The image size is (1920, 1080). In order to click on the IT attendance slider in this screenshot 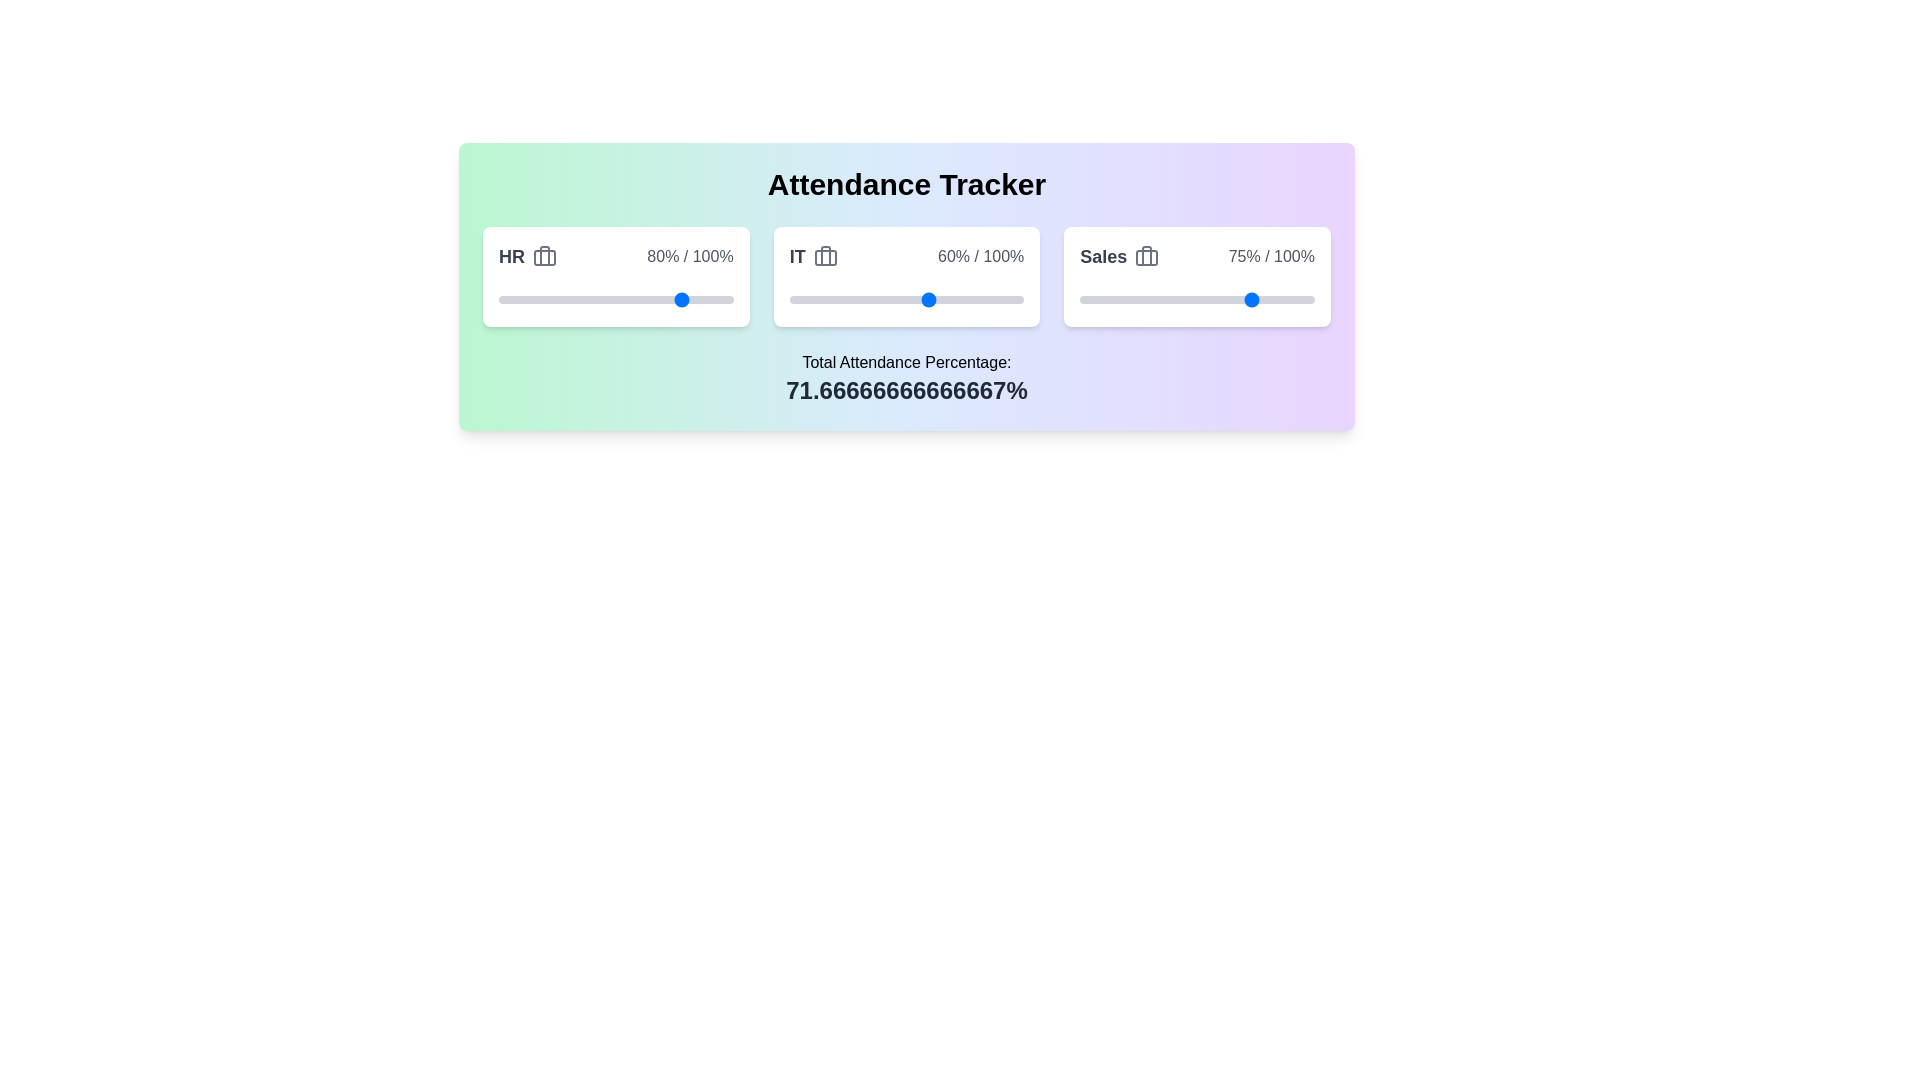, I will do `click(934, 300)`.